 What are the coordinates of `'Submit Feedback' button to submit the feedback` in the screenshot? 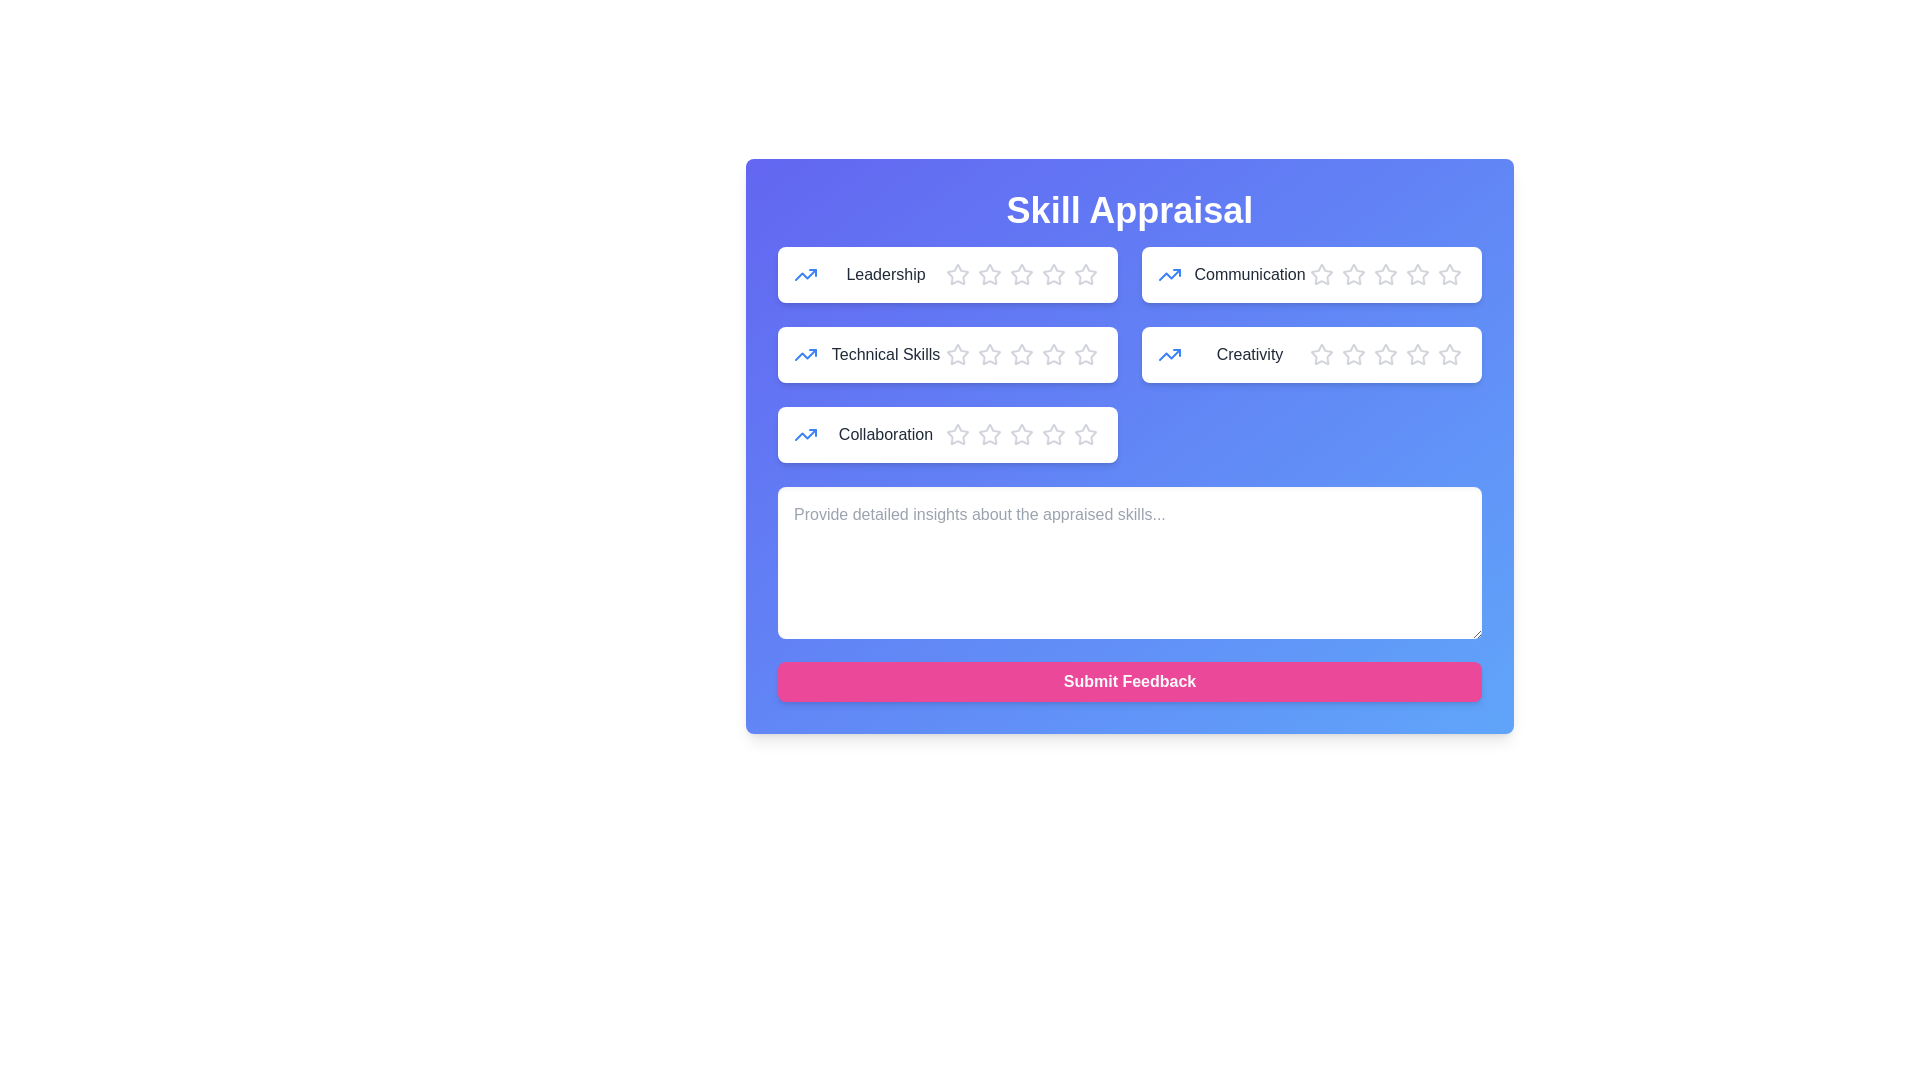 It's located at (1129, 681).